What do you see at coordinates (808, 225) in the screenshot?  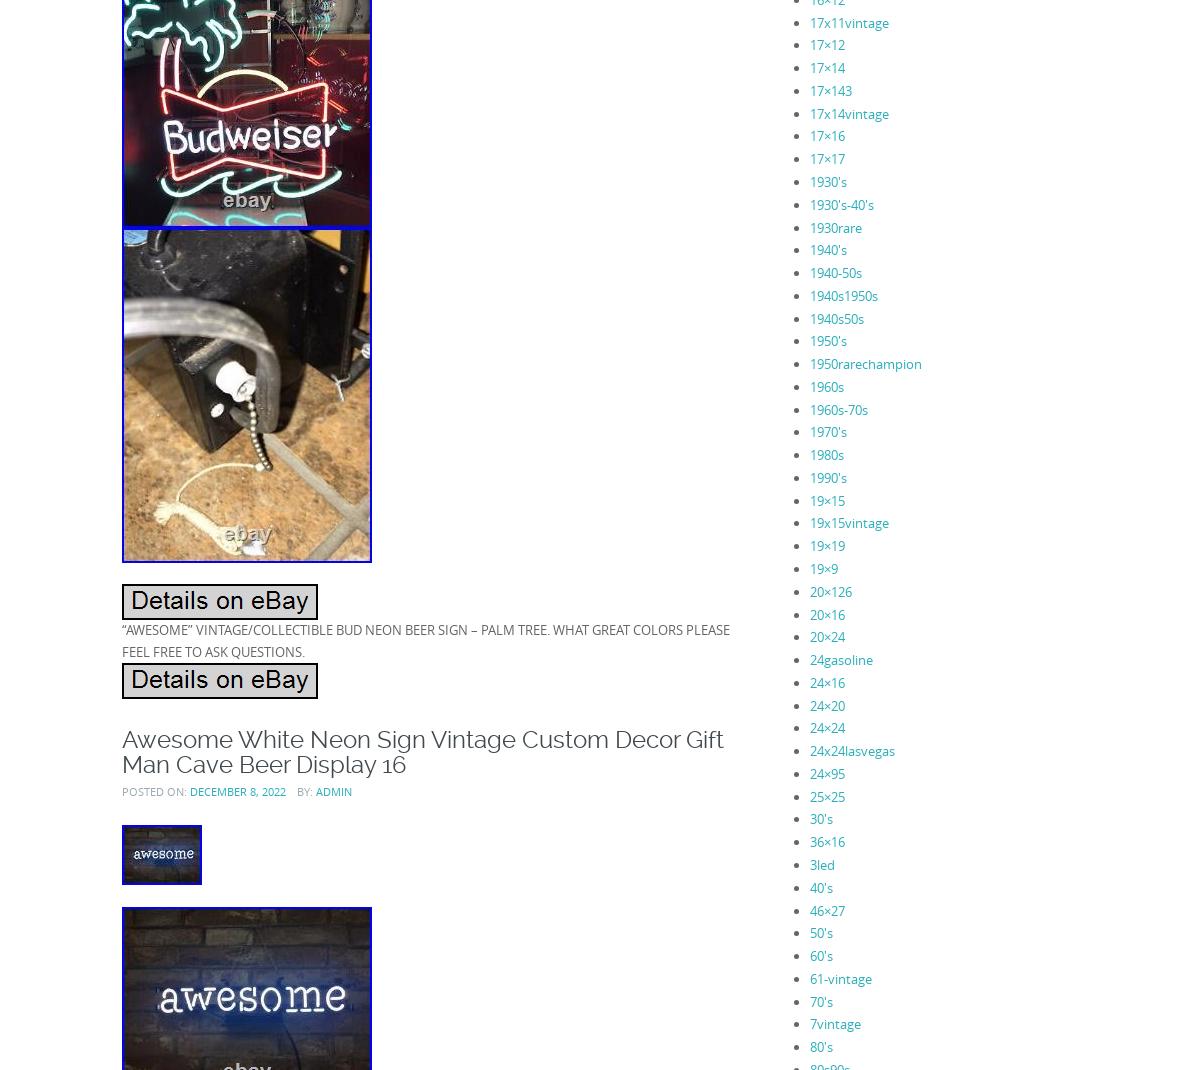 I see `'1930rare'` at bounding box center [808, 225].